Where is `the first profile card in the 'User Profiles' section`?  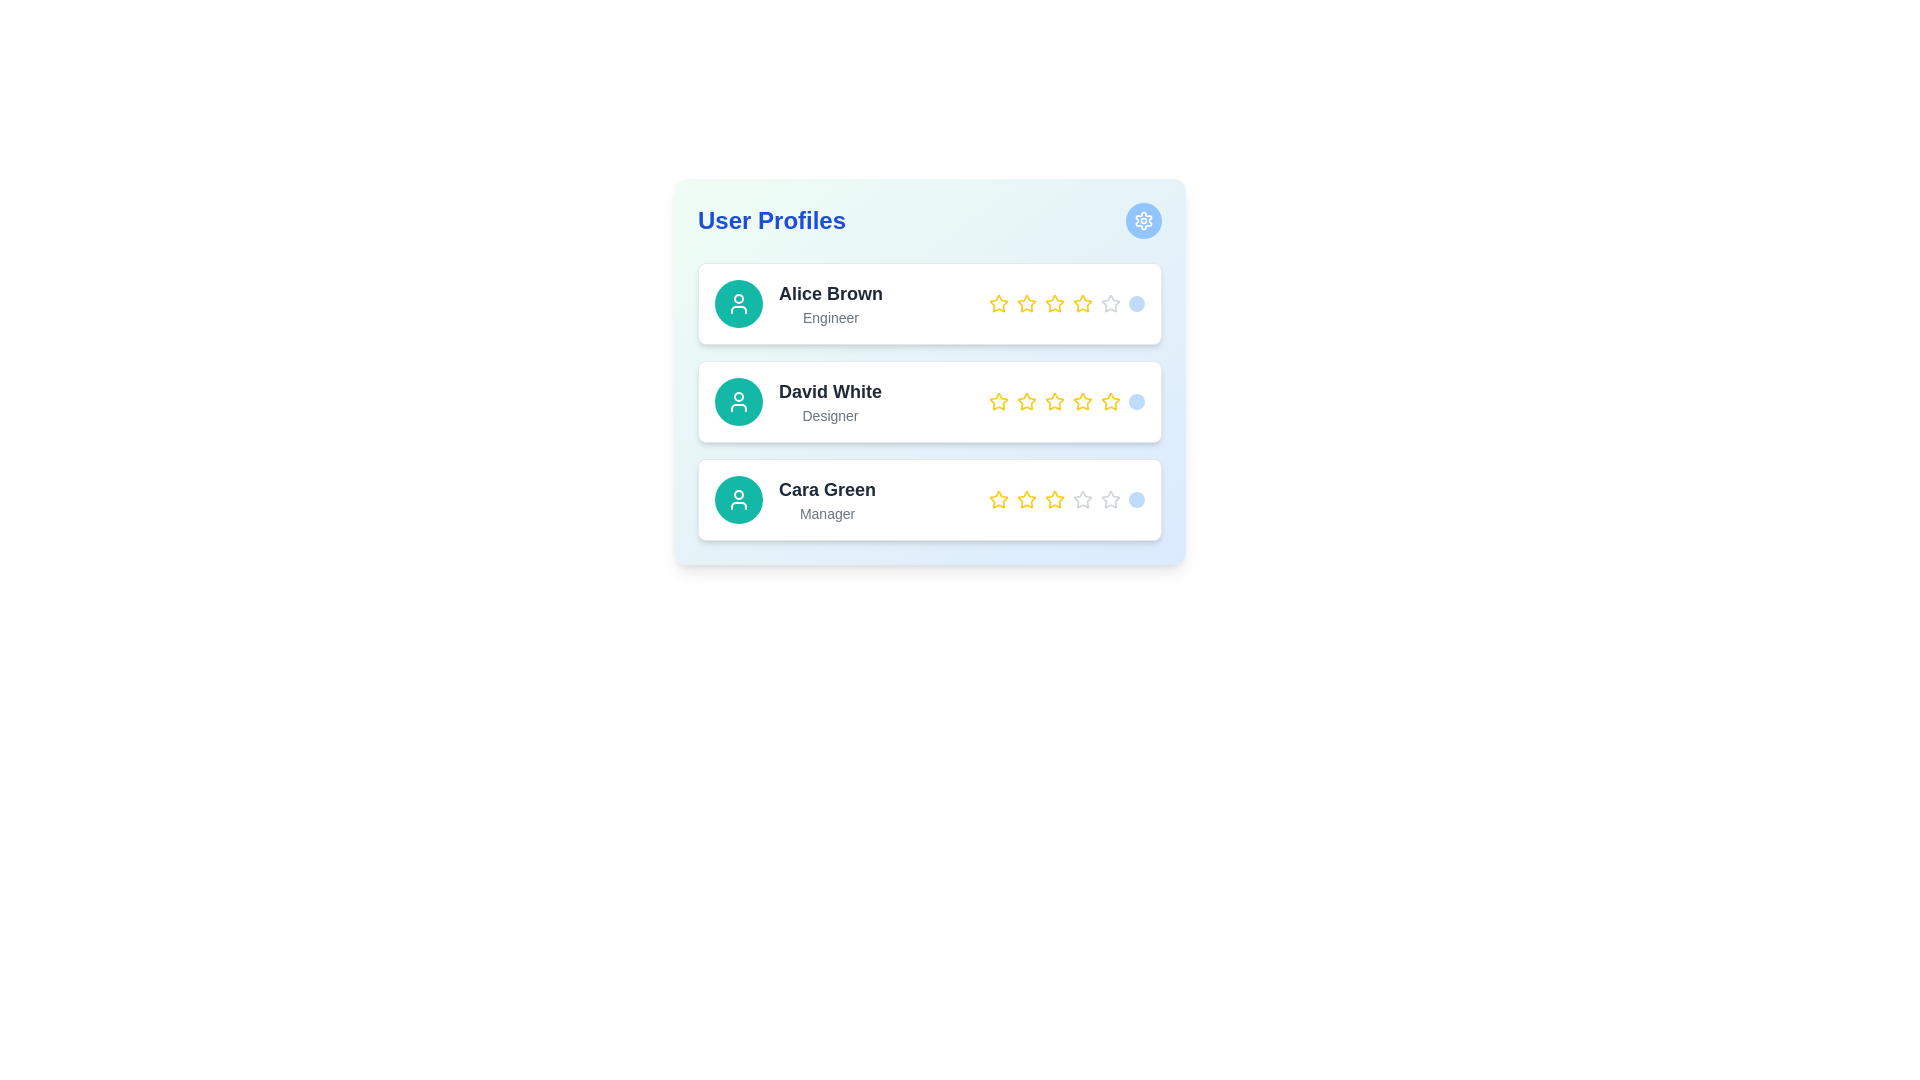
the first profile card in the 'User Profiles' section is located at coordinates (929, 304).